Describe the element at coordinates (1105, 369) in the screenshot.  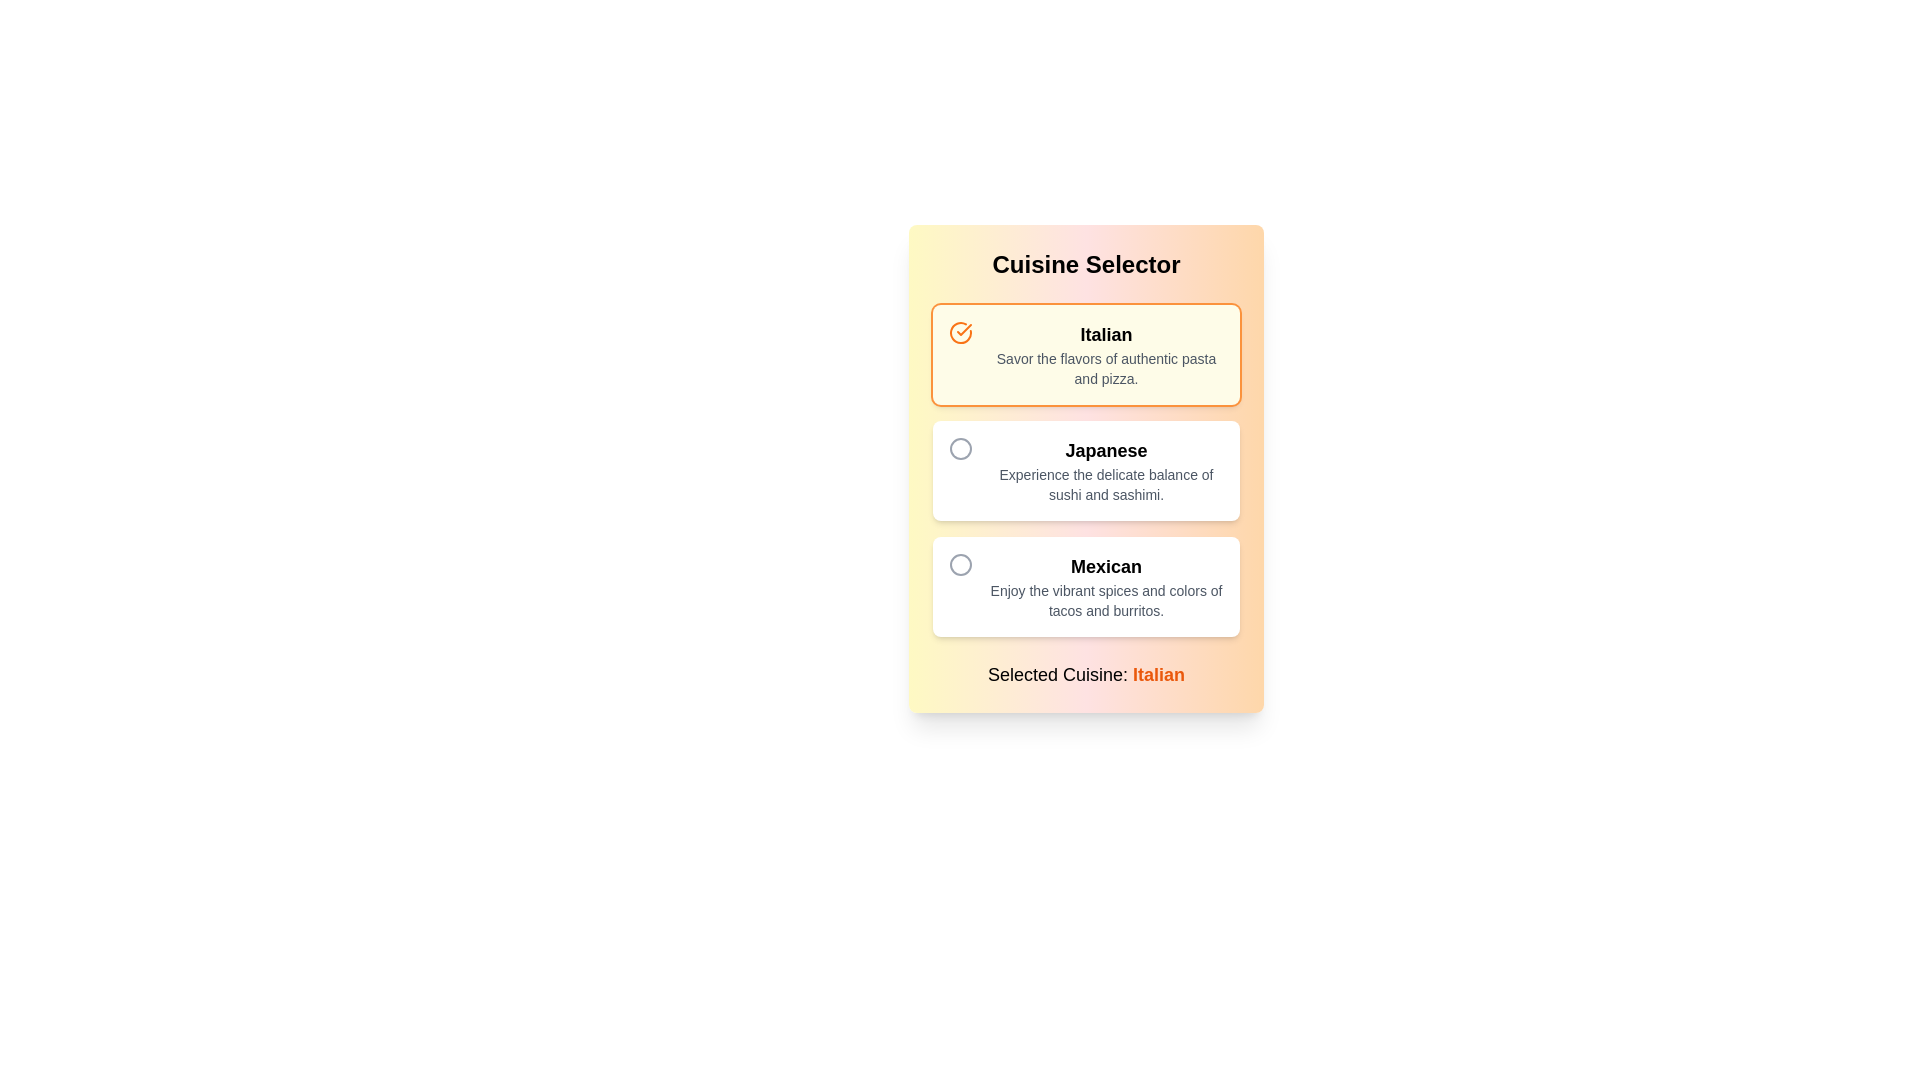
I see `the descriptive text element providing information about the 'Italian' option in the cuisine selector, located below the 'Italian' heading in the vertical list of cuisine options` at that location.